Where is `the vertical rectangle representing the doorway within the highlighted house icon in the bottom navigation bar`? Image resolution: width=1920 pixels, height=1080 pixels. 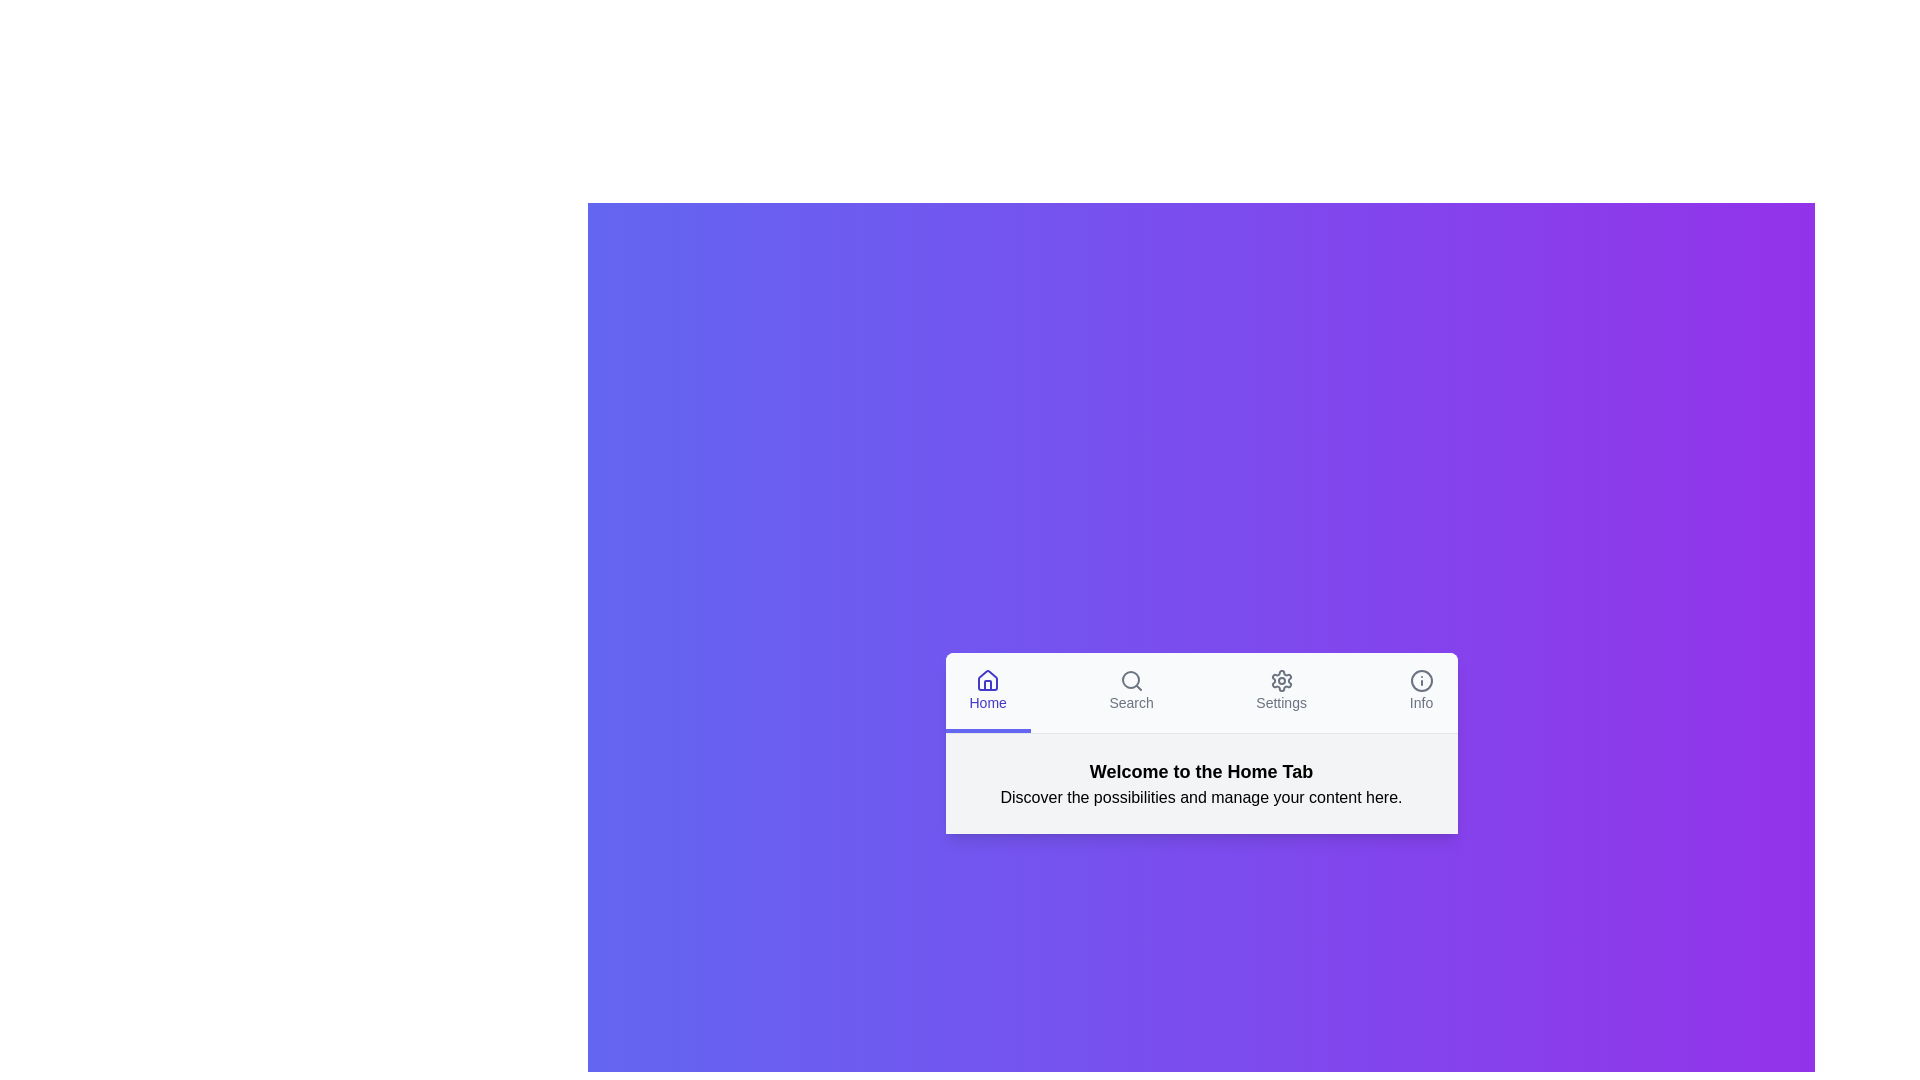
the vertical rectangle representing the doorway within the highlighted house icon in the bottom navigation bar is located at coordinates (988, 684).